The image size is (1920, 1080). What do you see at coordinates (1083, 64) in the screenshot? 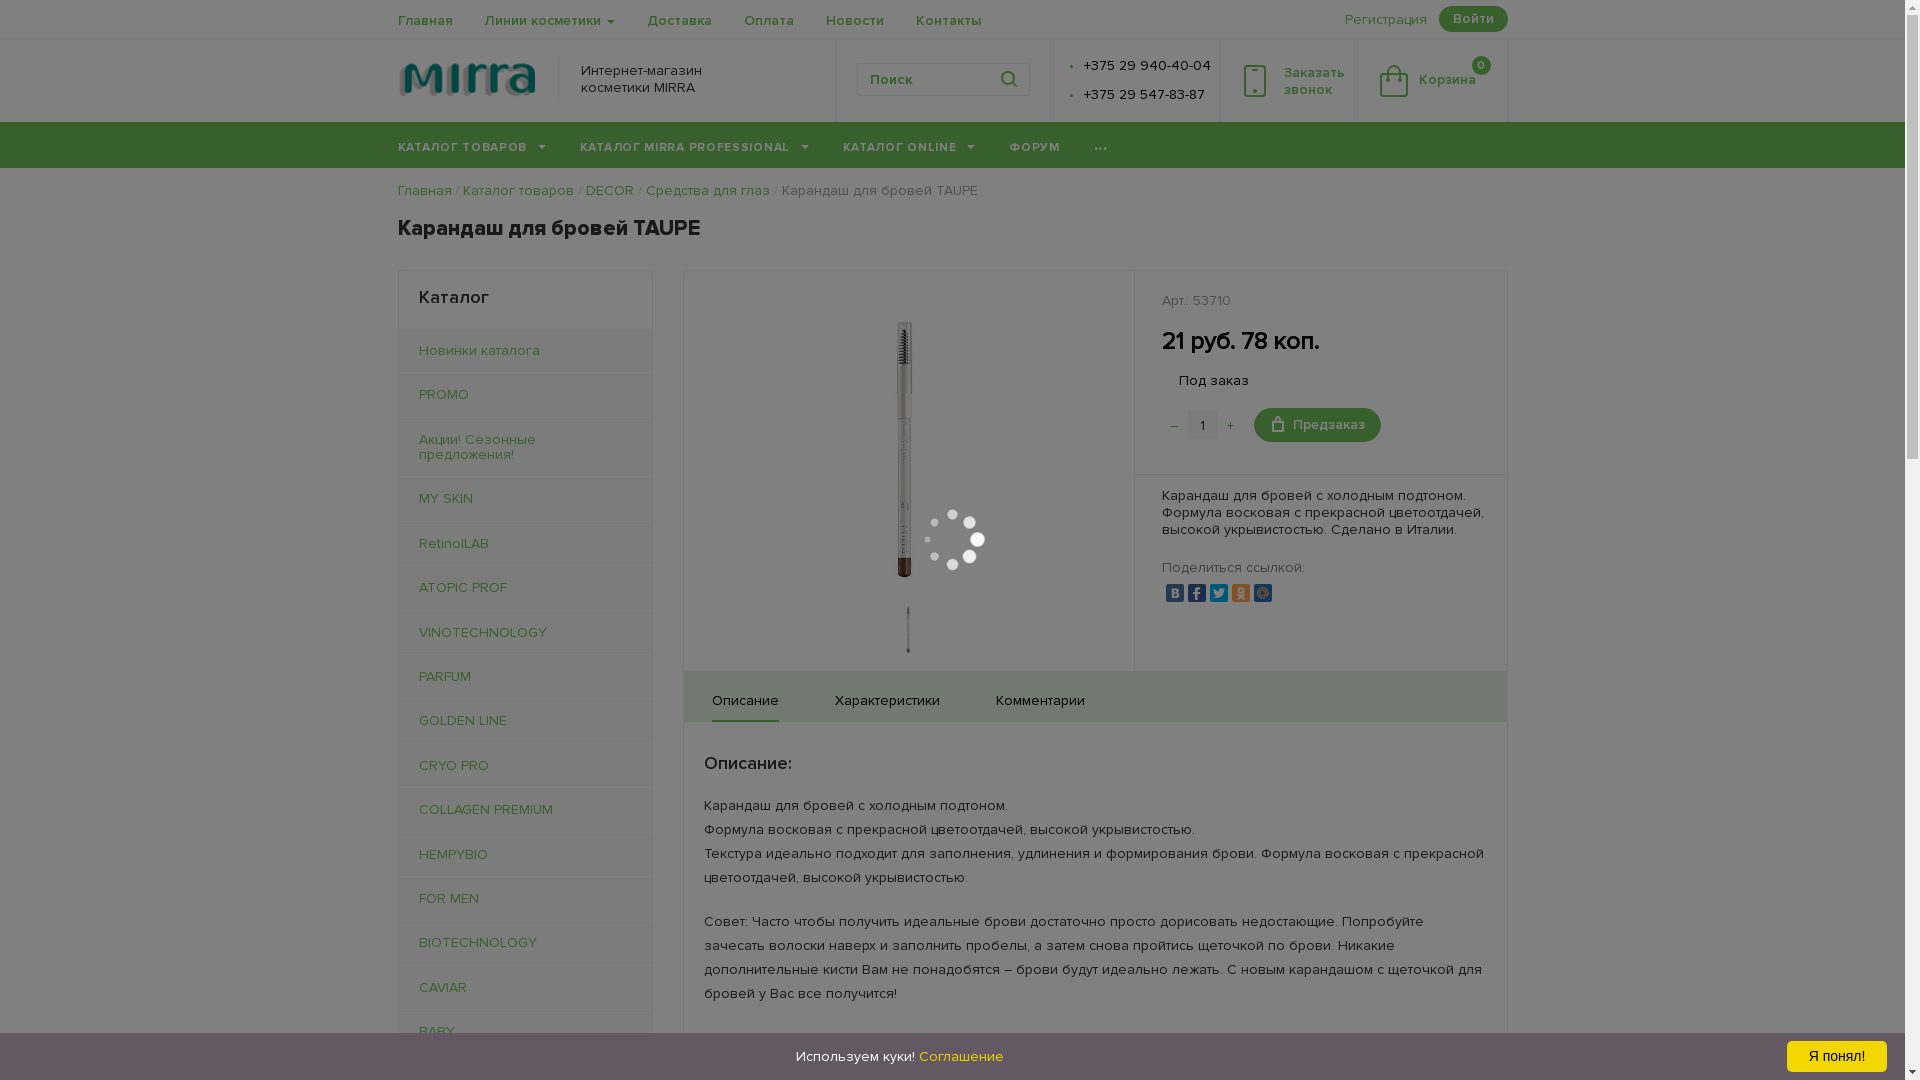
I see `'+375 29 940-40-04'` at bounding box center [1083, 64].